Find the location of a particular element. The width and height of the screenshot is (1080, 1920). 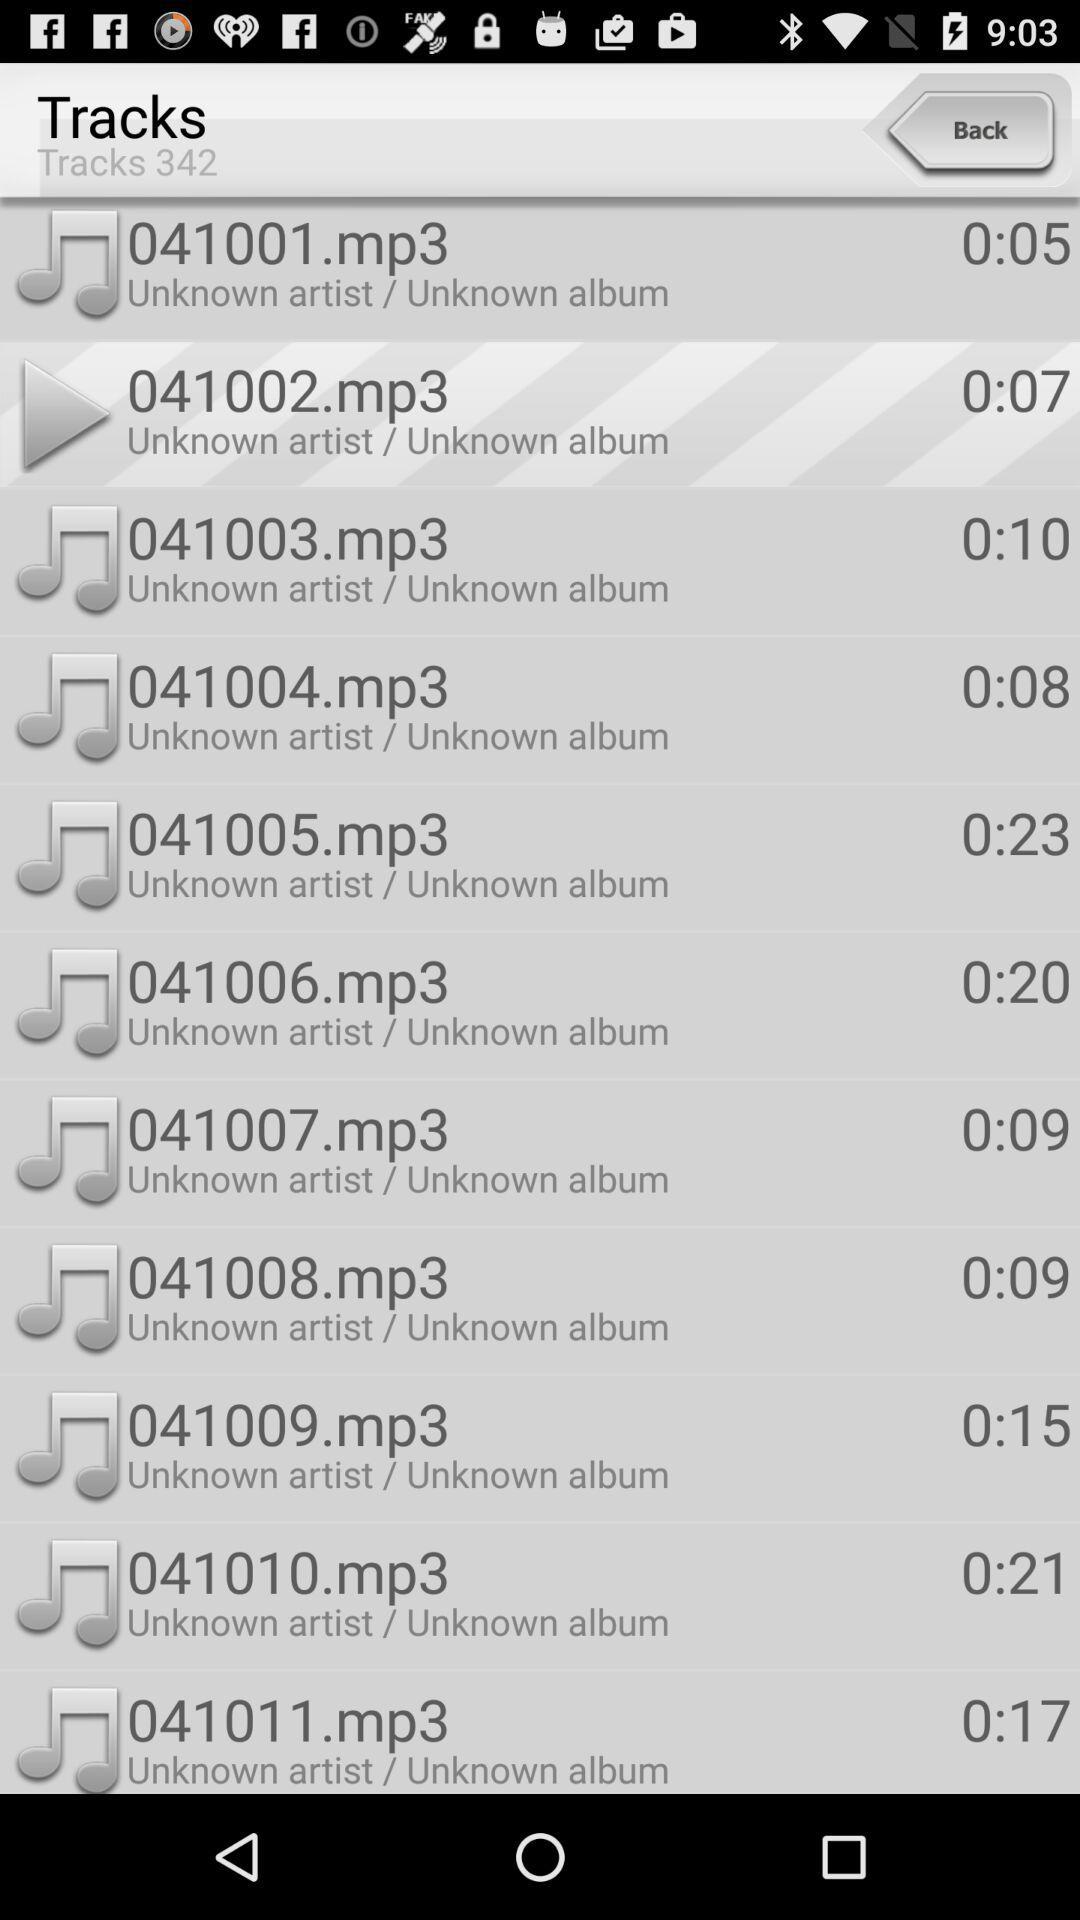

the icon to the right of the tracks 342 icon is located at coordinates (965, 129).